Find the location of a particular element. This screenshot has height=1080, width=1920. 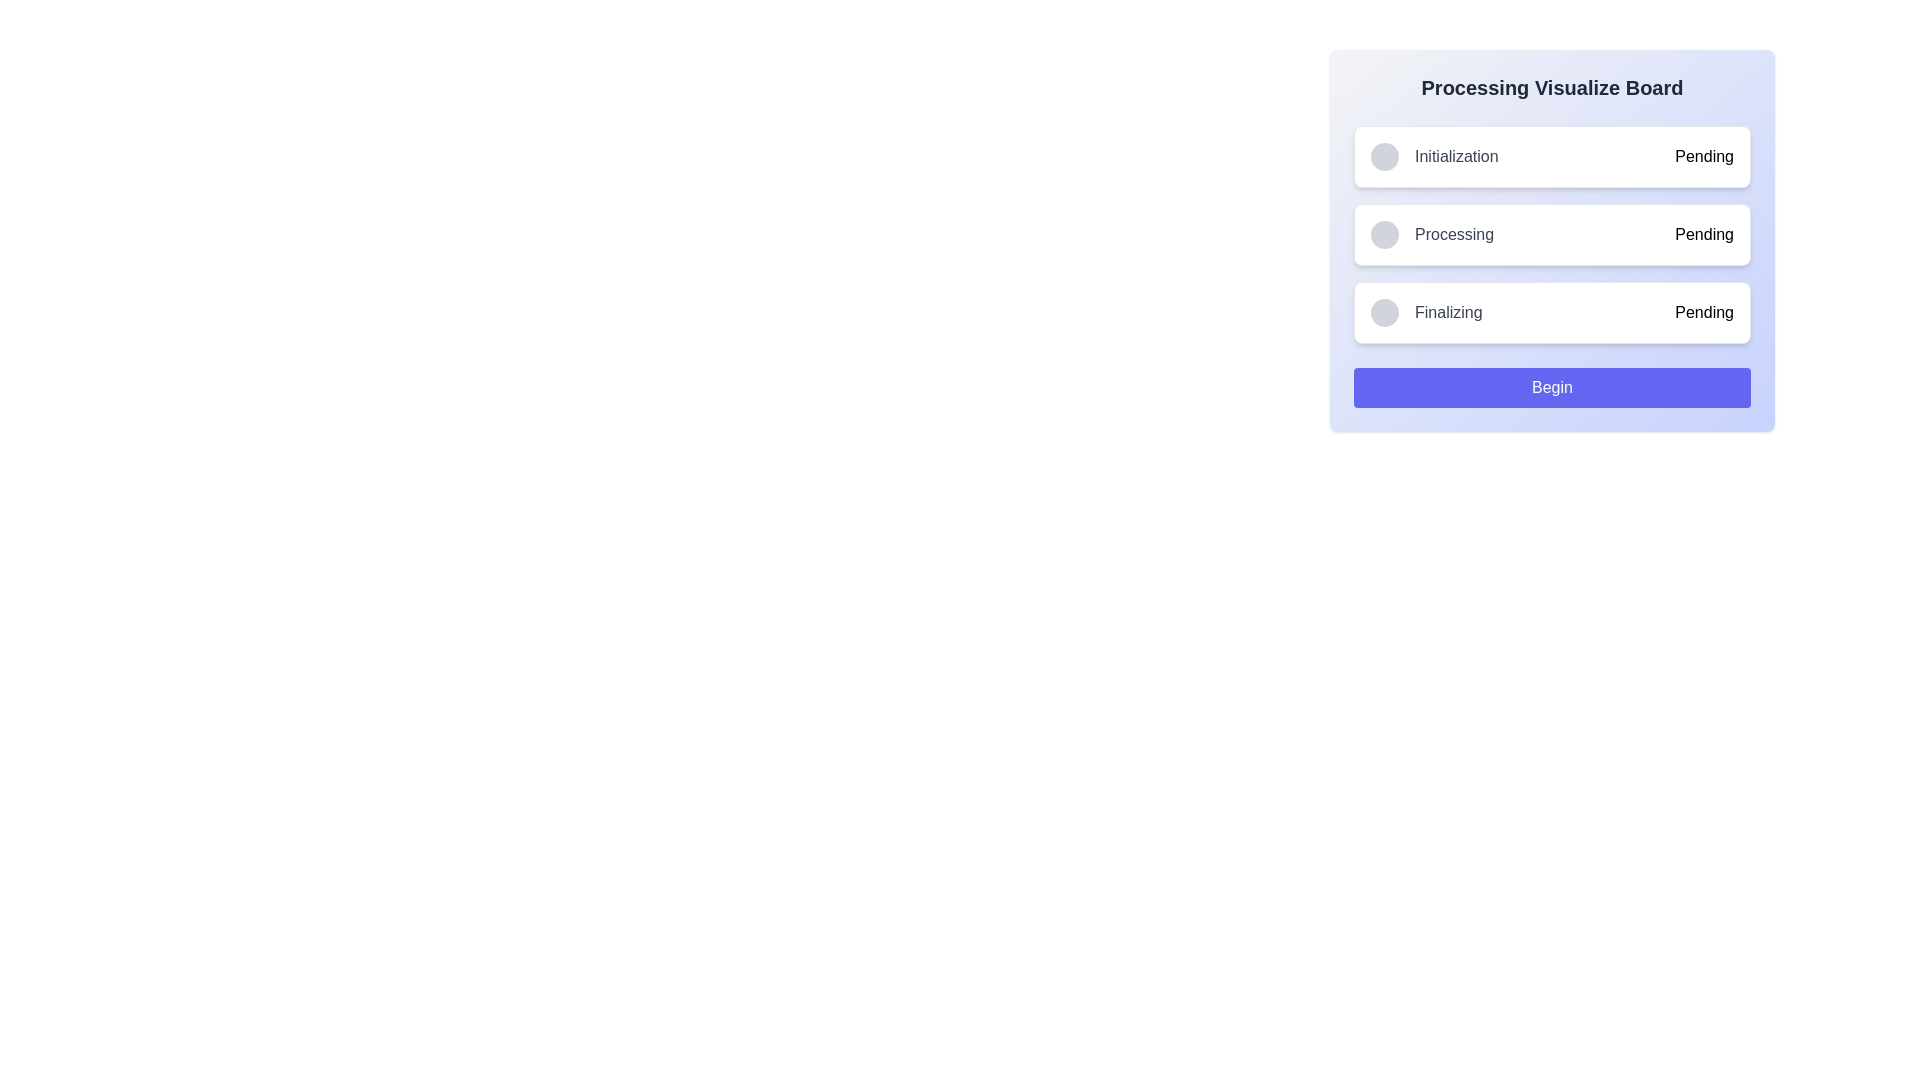

the Status panel displaying 'Pending' status, which is located below 'Initialization' and 'Processing' and above the 'Begin' button is located at coordinates (1551, 312).